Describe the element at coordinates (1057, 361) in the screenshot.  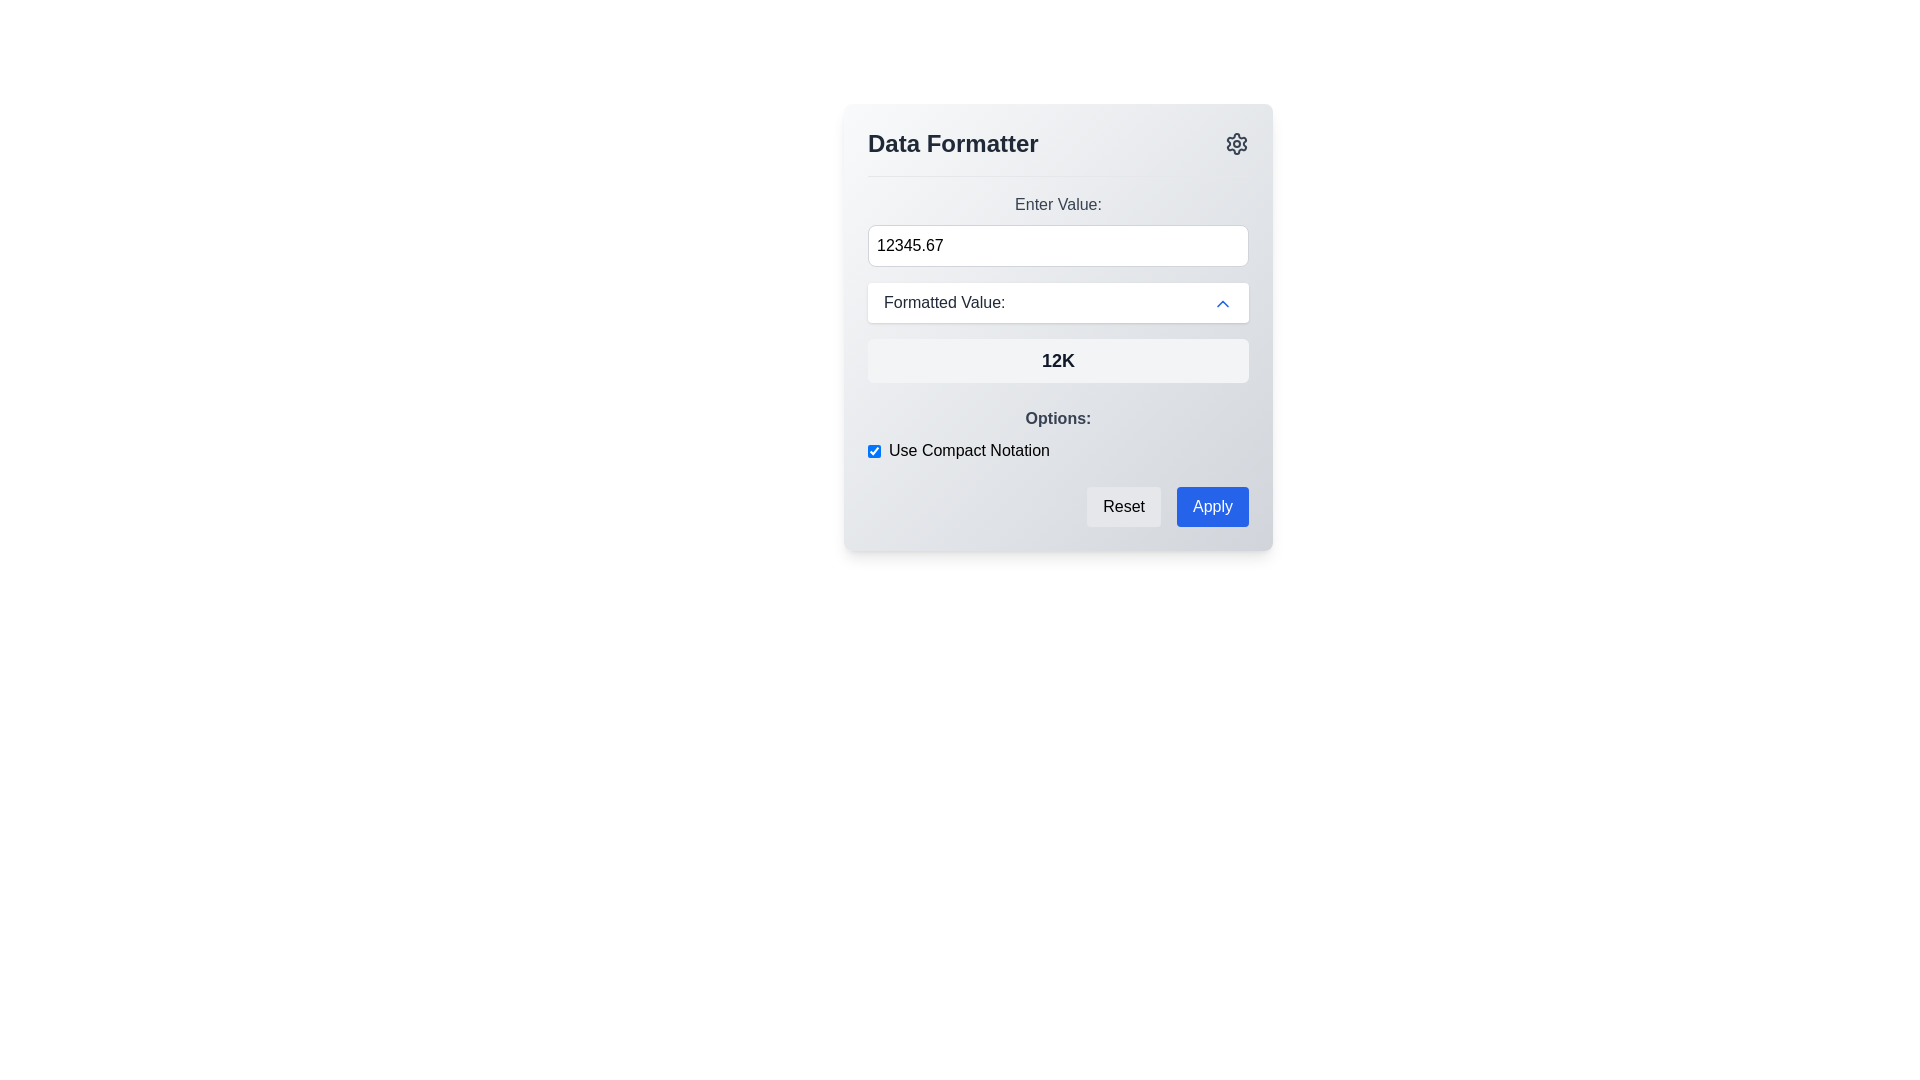
I see `the text display component located in the 'Data Formatter' dialog box, positioned below 'Formatted Value:' and above 'Options:'` at that location.